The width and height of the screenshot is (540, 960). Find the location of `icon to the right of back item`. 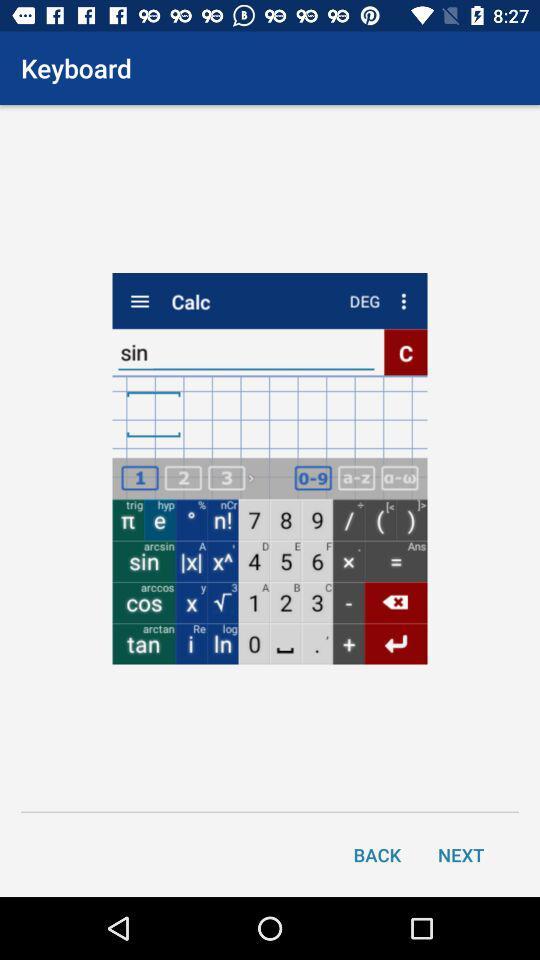

icon to the right of back item is located at coordinates (461, 853).